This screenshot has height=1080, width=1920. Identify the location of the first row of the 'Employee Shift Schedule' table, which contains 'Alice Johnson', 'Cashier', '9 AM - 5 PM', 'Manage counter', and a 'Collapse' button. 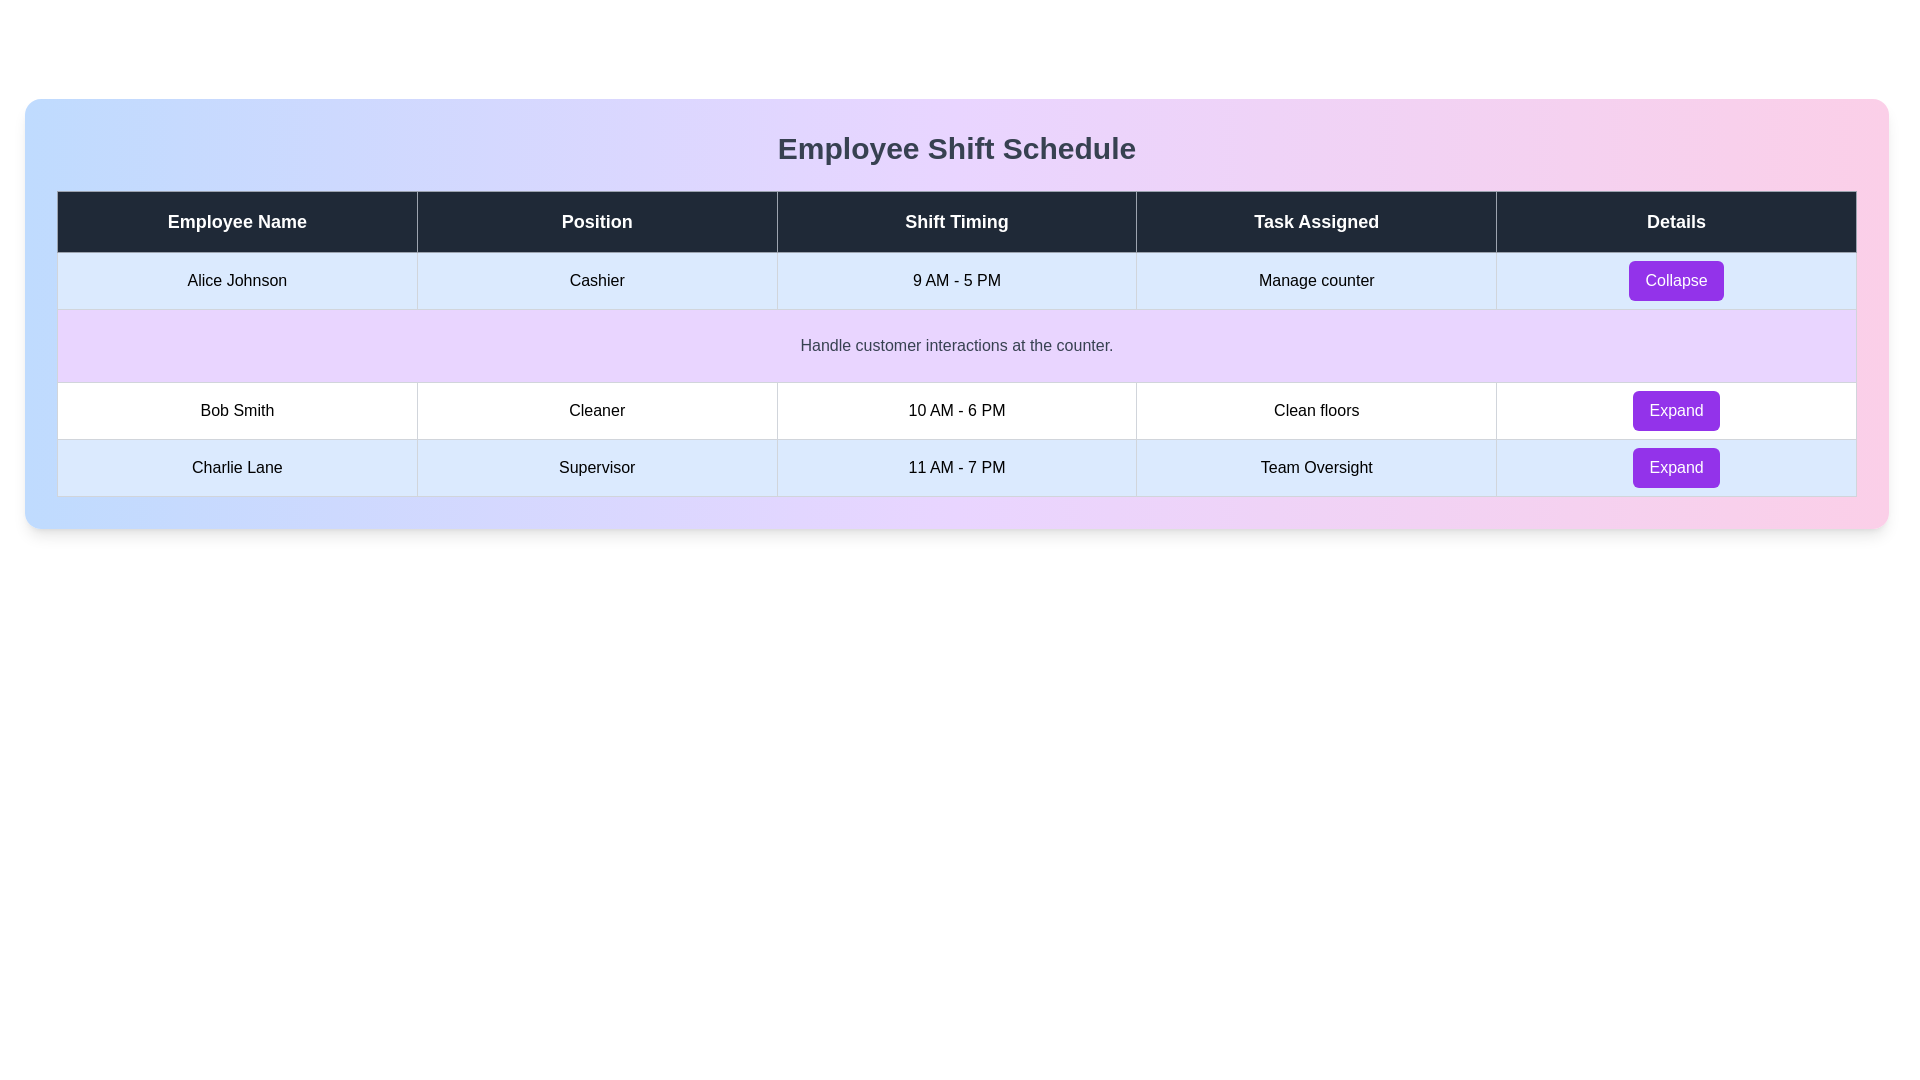
(955, 281).